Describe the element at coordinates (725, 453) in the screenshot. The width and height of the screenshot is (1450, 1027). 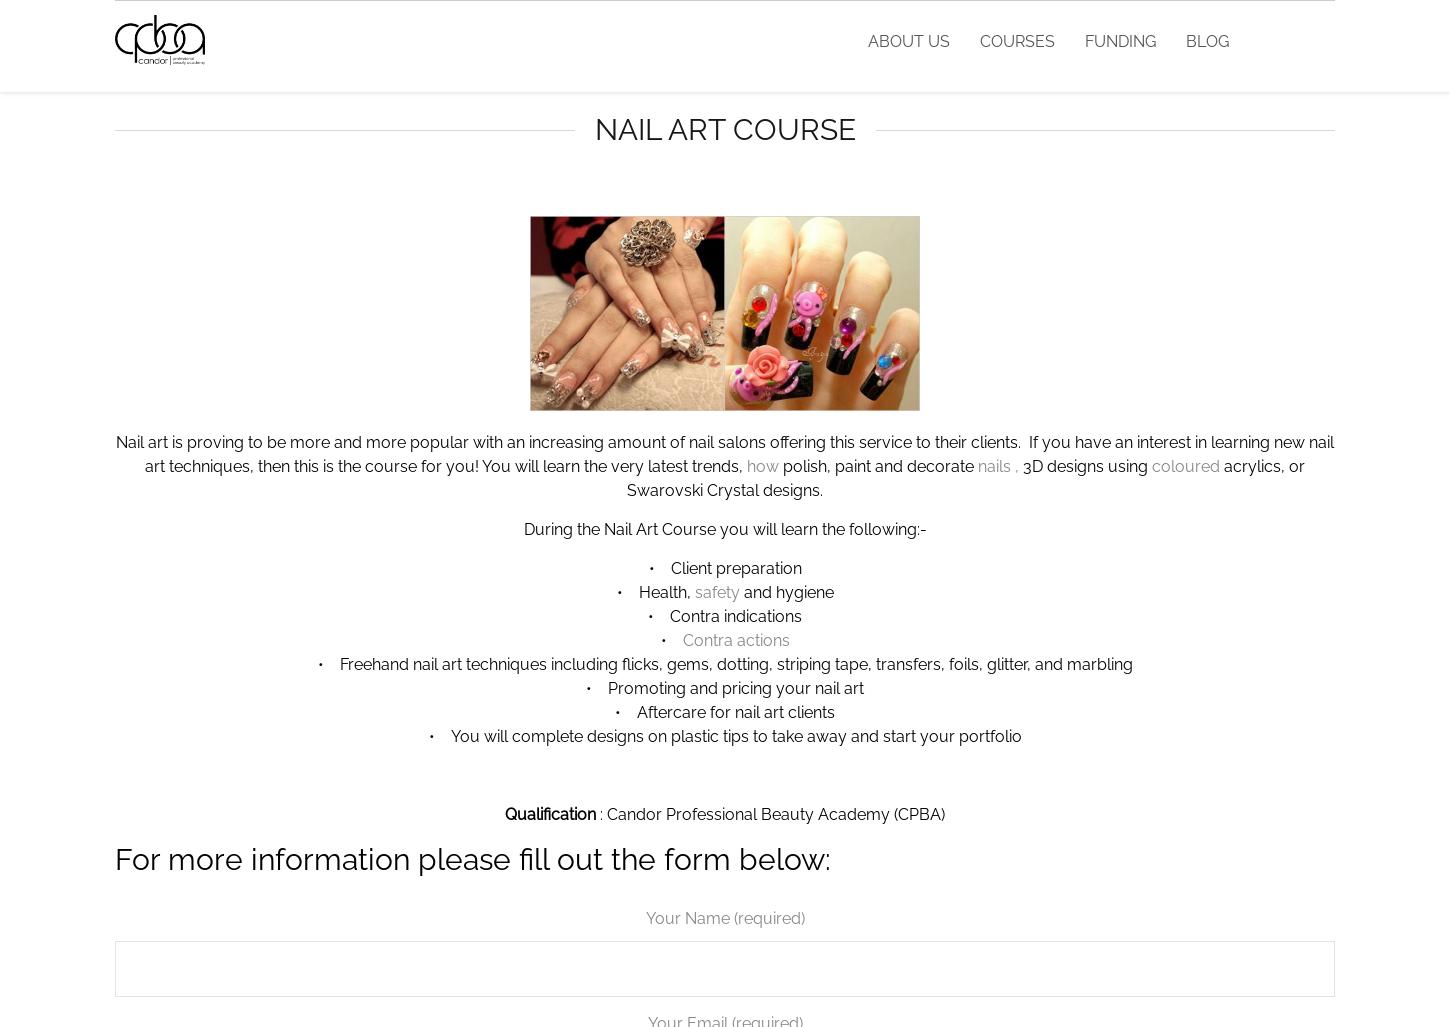
I see `'Nail art is proving to be more and more popular with an increasing amount of nail salons offering this service to their clients.  If you have an interest in learning new nail art techniques, then this is the course for you! You will learn the very latest trends,'` at that location.